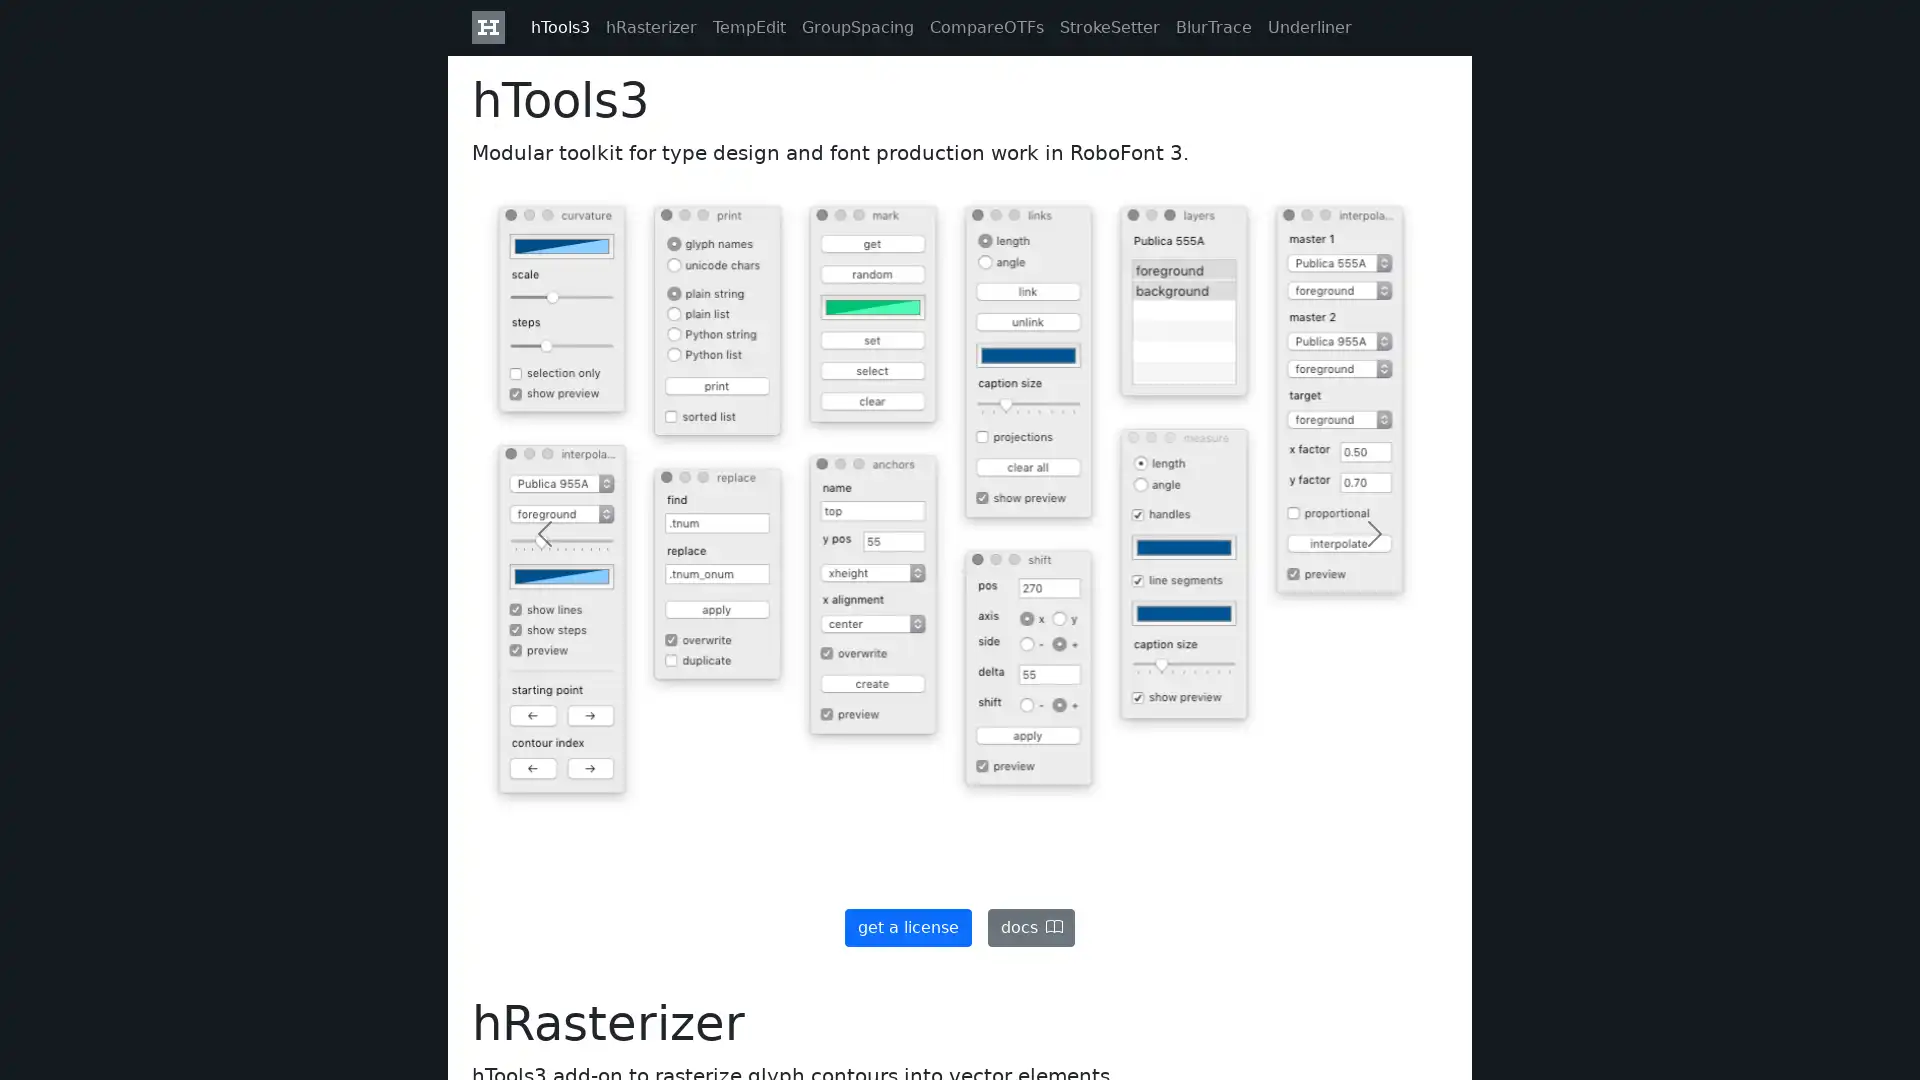 This screenshot has width=1920, height=1080. I want to click on Next, so click(1373, 532).